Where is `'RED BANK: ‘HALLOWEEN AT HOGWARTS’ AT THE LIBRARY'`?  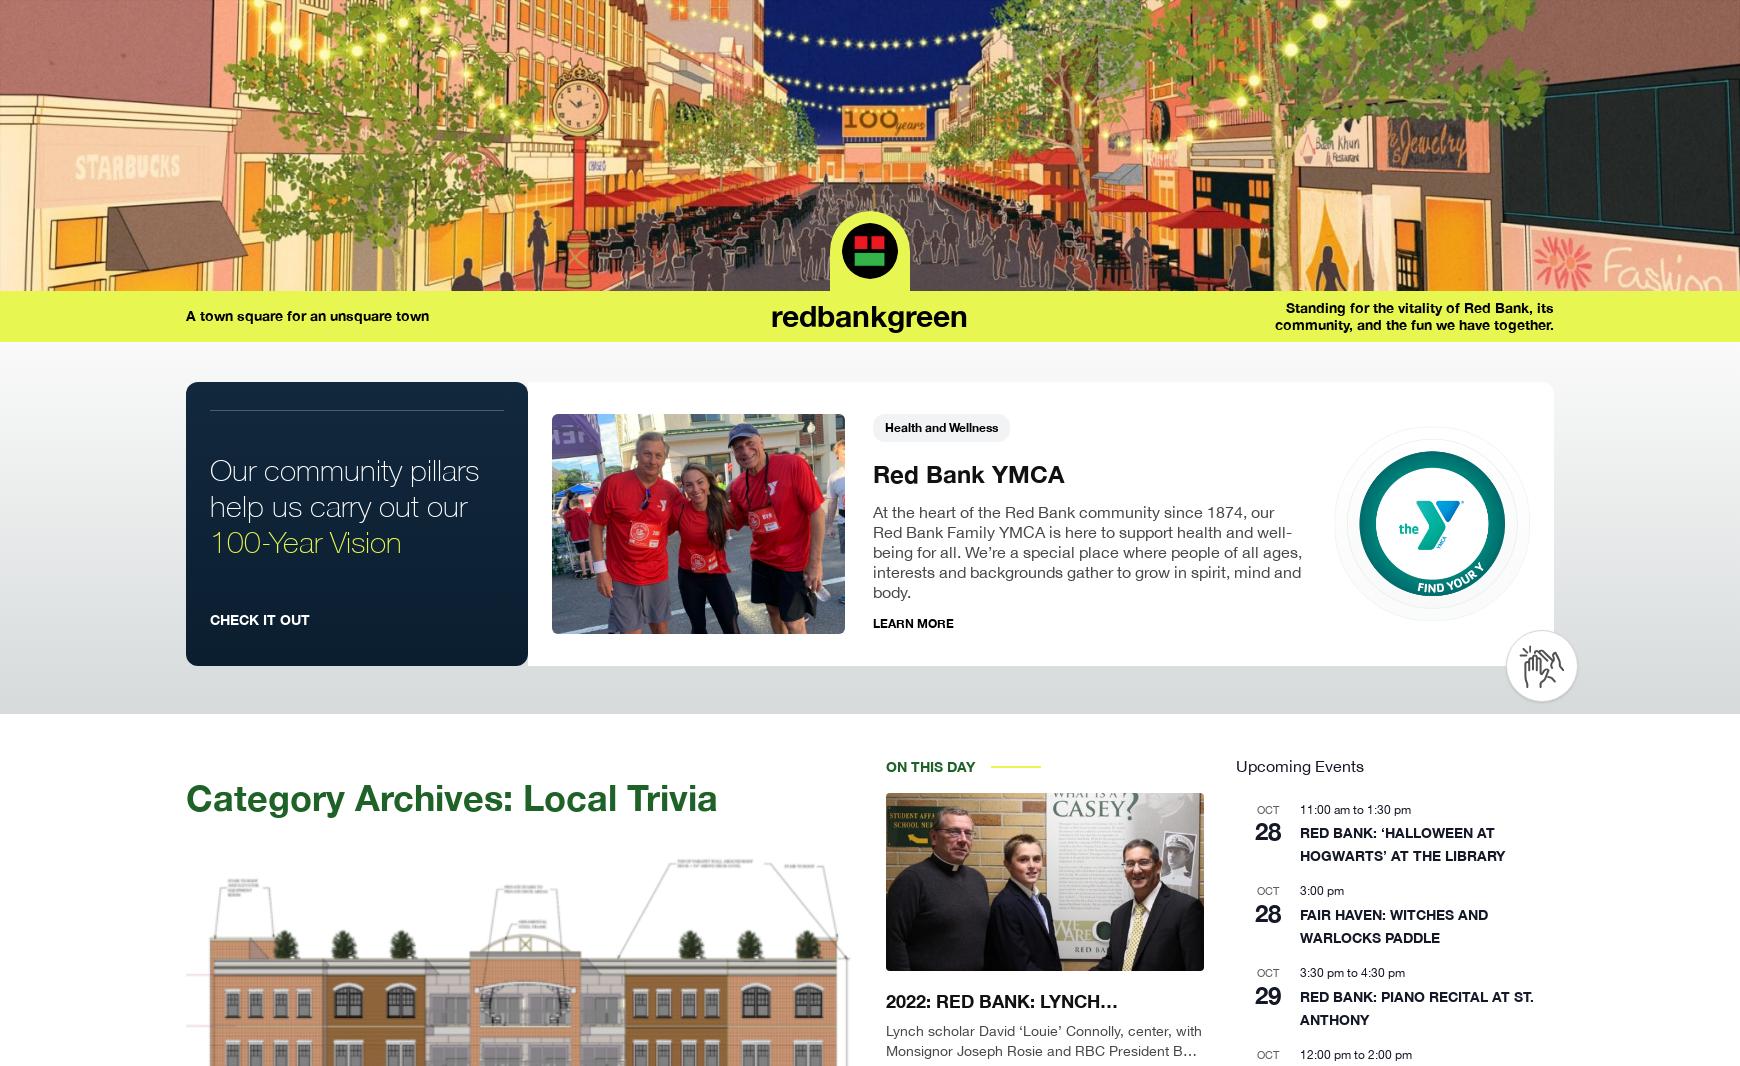
'RED BANK: ‘HALLOWEEN AT HOGWARTS’ AT THE LIBRARY' is located at coordinates (1401, 843).